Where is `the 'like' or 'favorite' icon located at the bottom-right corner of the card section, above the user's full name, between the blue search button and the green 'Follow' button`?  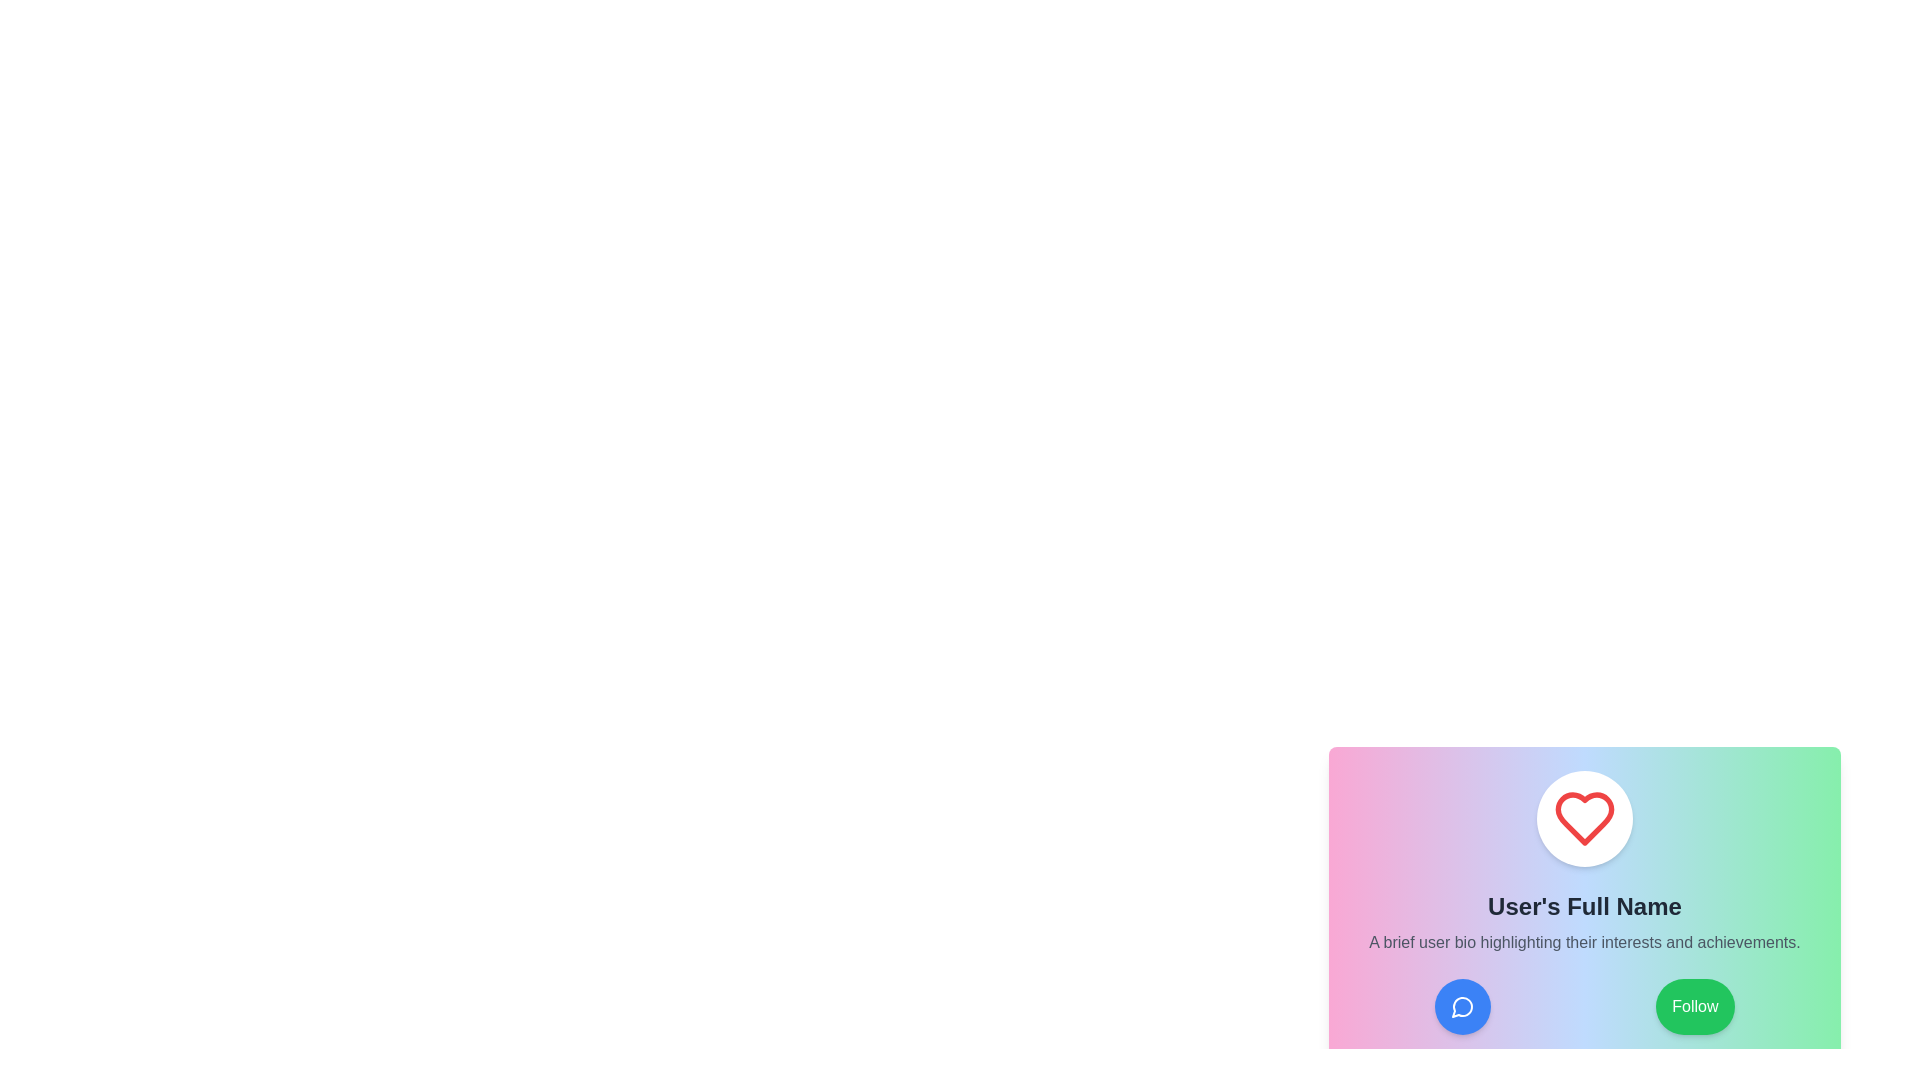
the 'like' or 'favorite' icon located at the bottom-right corner of the card section, above the user's full name, between the blue search button and the green 'Follow' button is located at coordinates (1583, 818).